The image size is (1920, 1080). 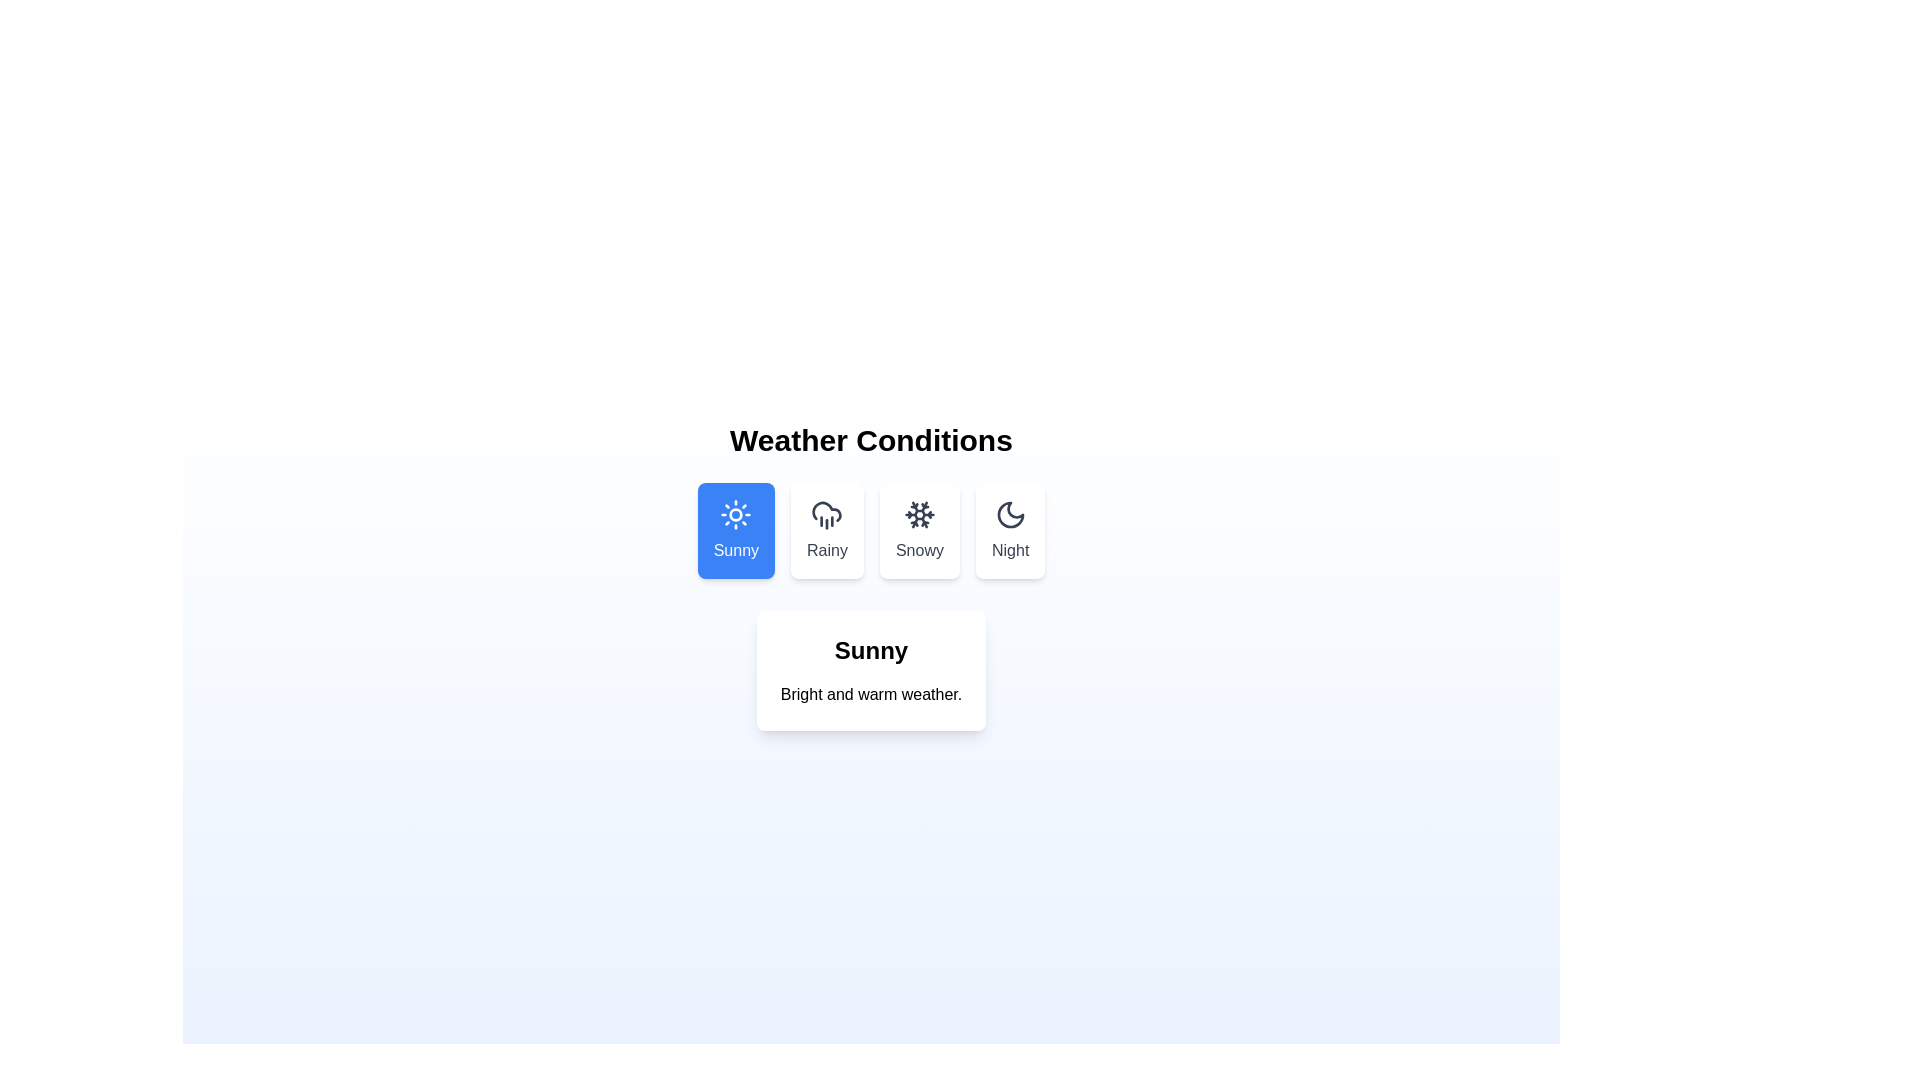 I want to click on the Night tab to view its weather condition, so click(x=1010, y=530).